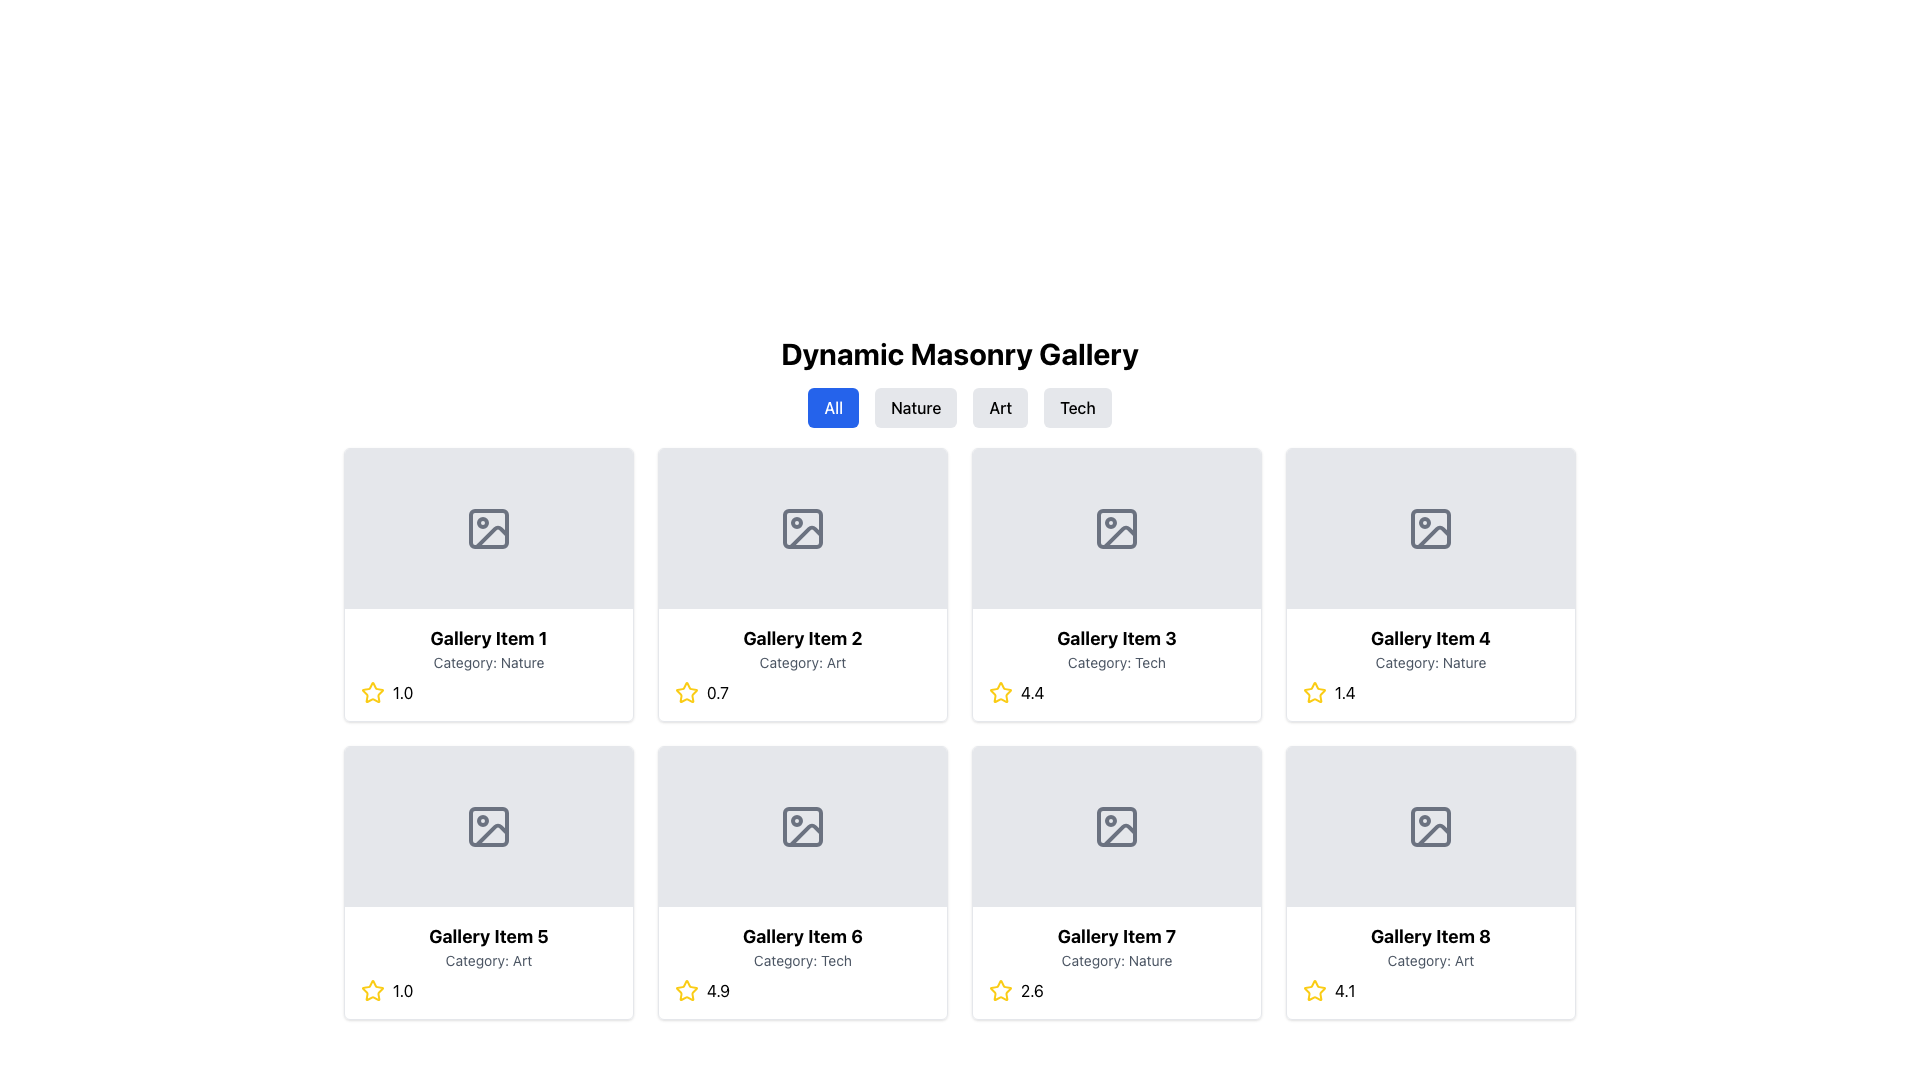  I want to click on the Gallery item card located in the second row and fourth column of the grid, so click(1429, 882).